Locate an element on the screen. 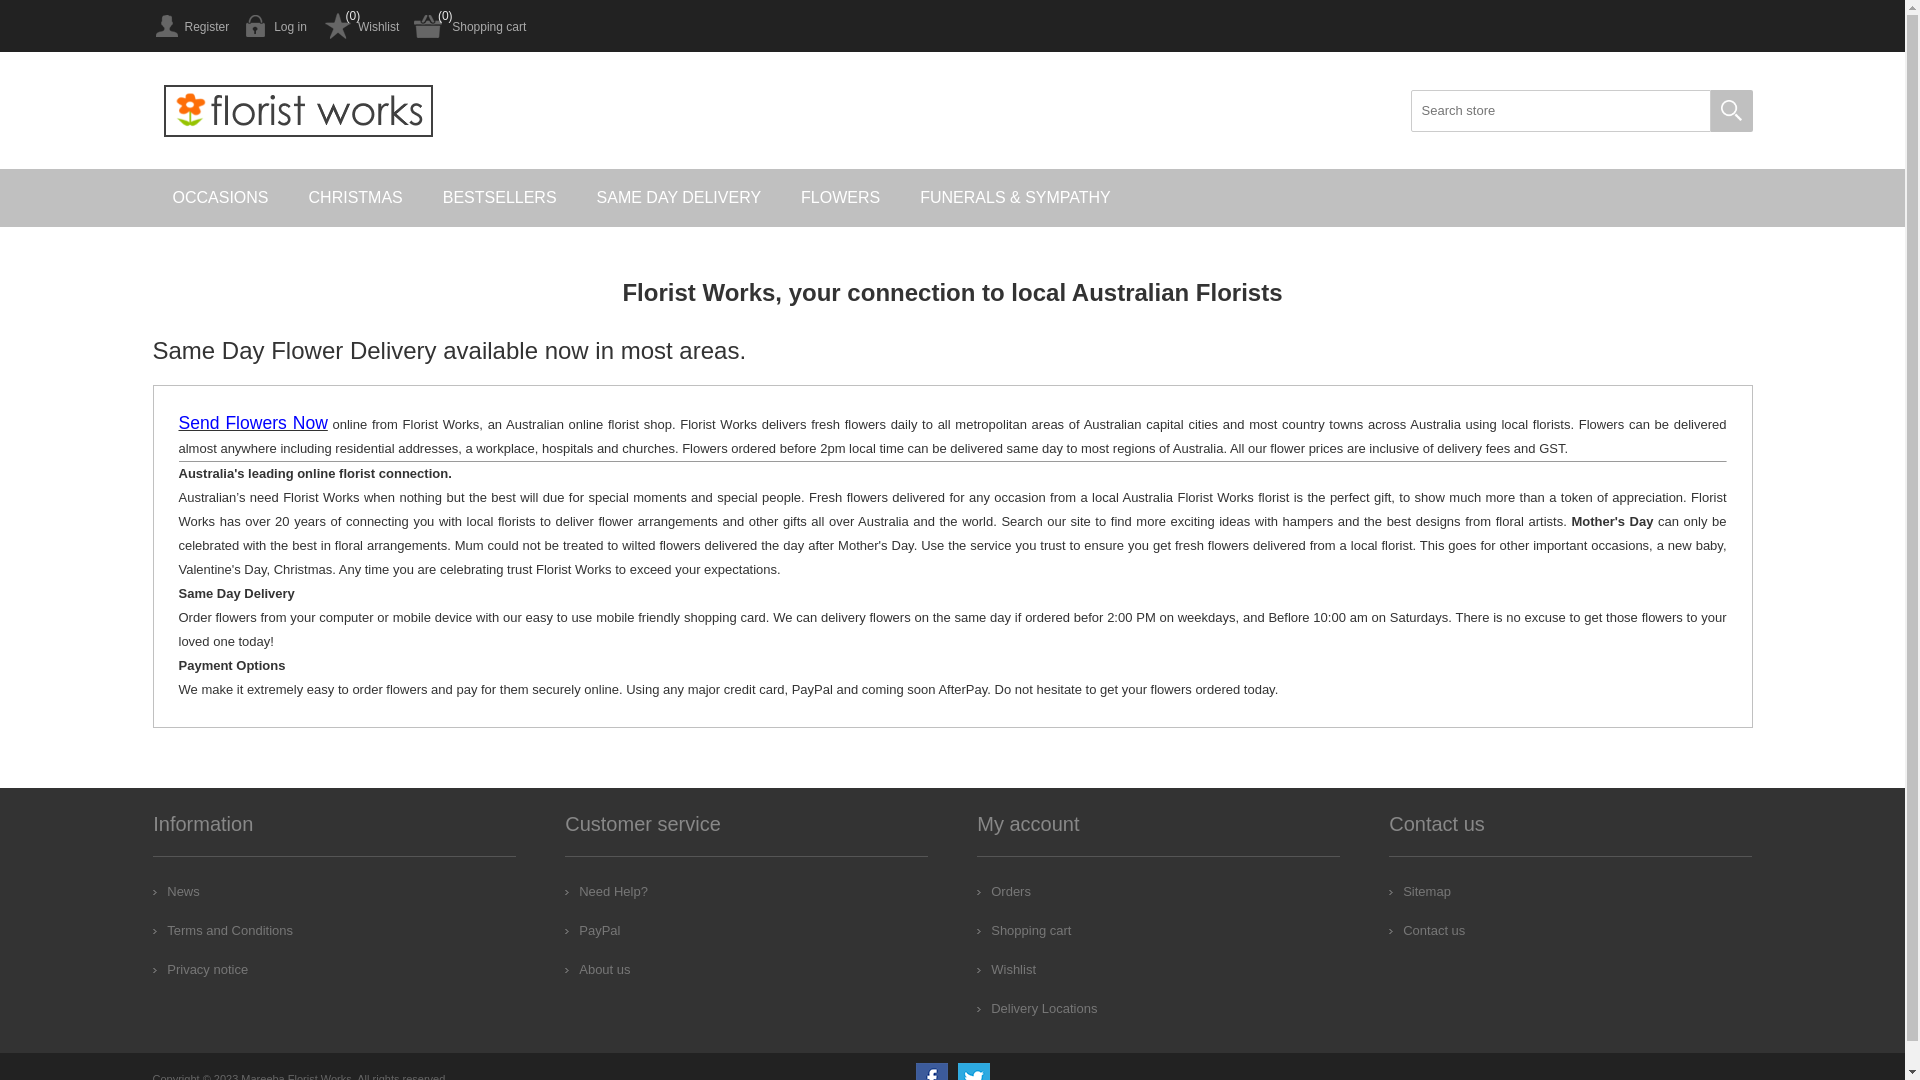 This screenshot has width=1920, height=1080. 'Wishlist' is located at coordinates (321, 26).